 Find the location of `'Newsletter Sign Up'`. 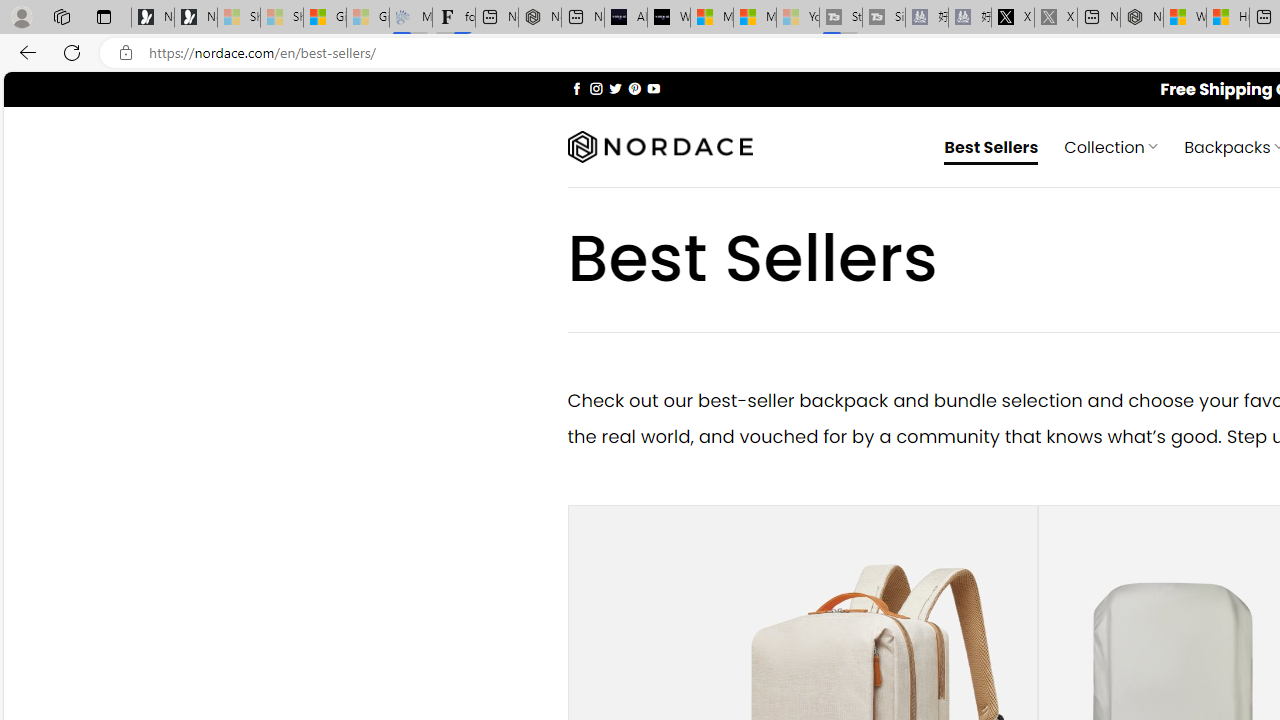

'Newsletter Sign Up' is located at coordinates (196, 17).